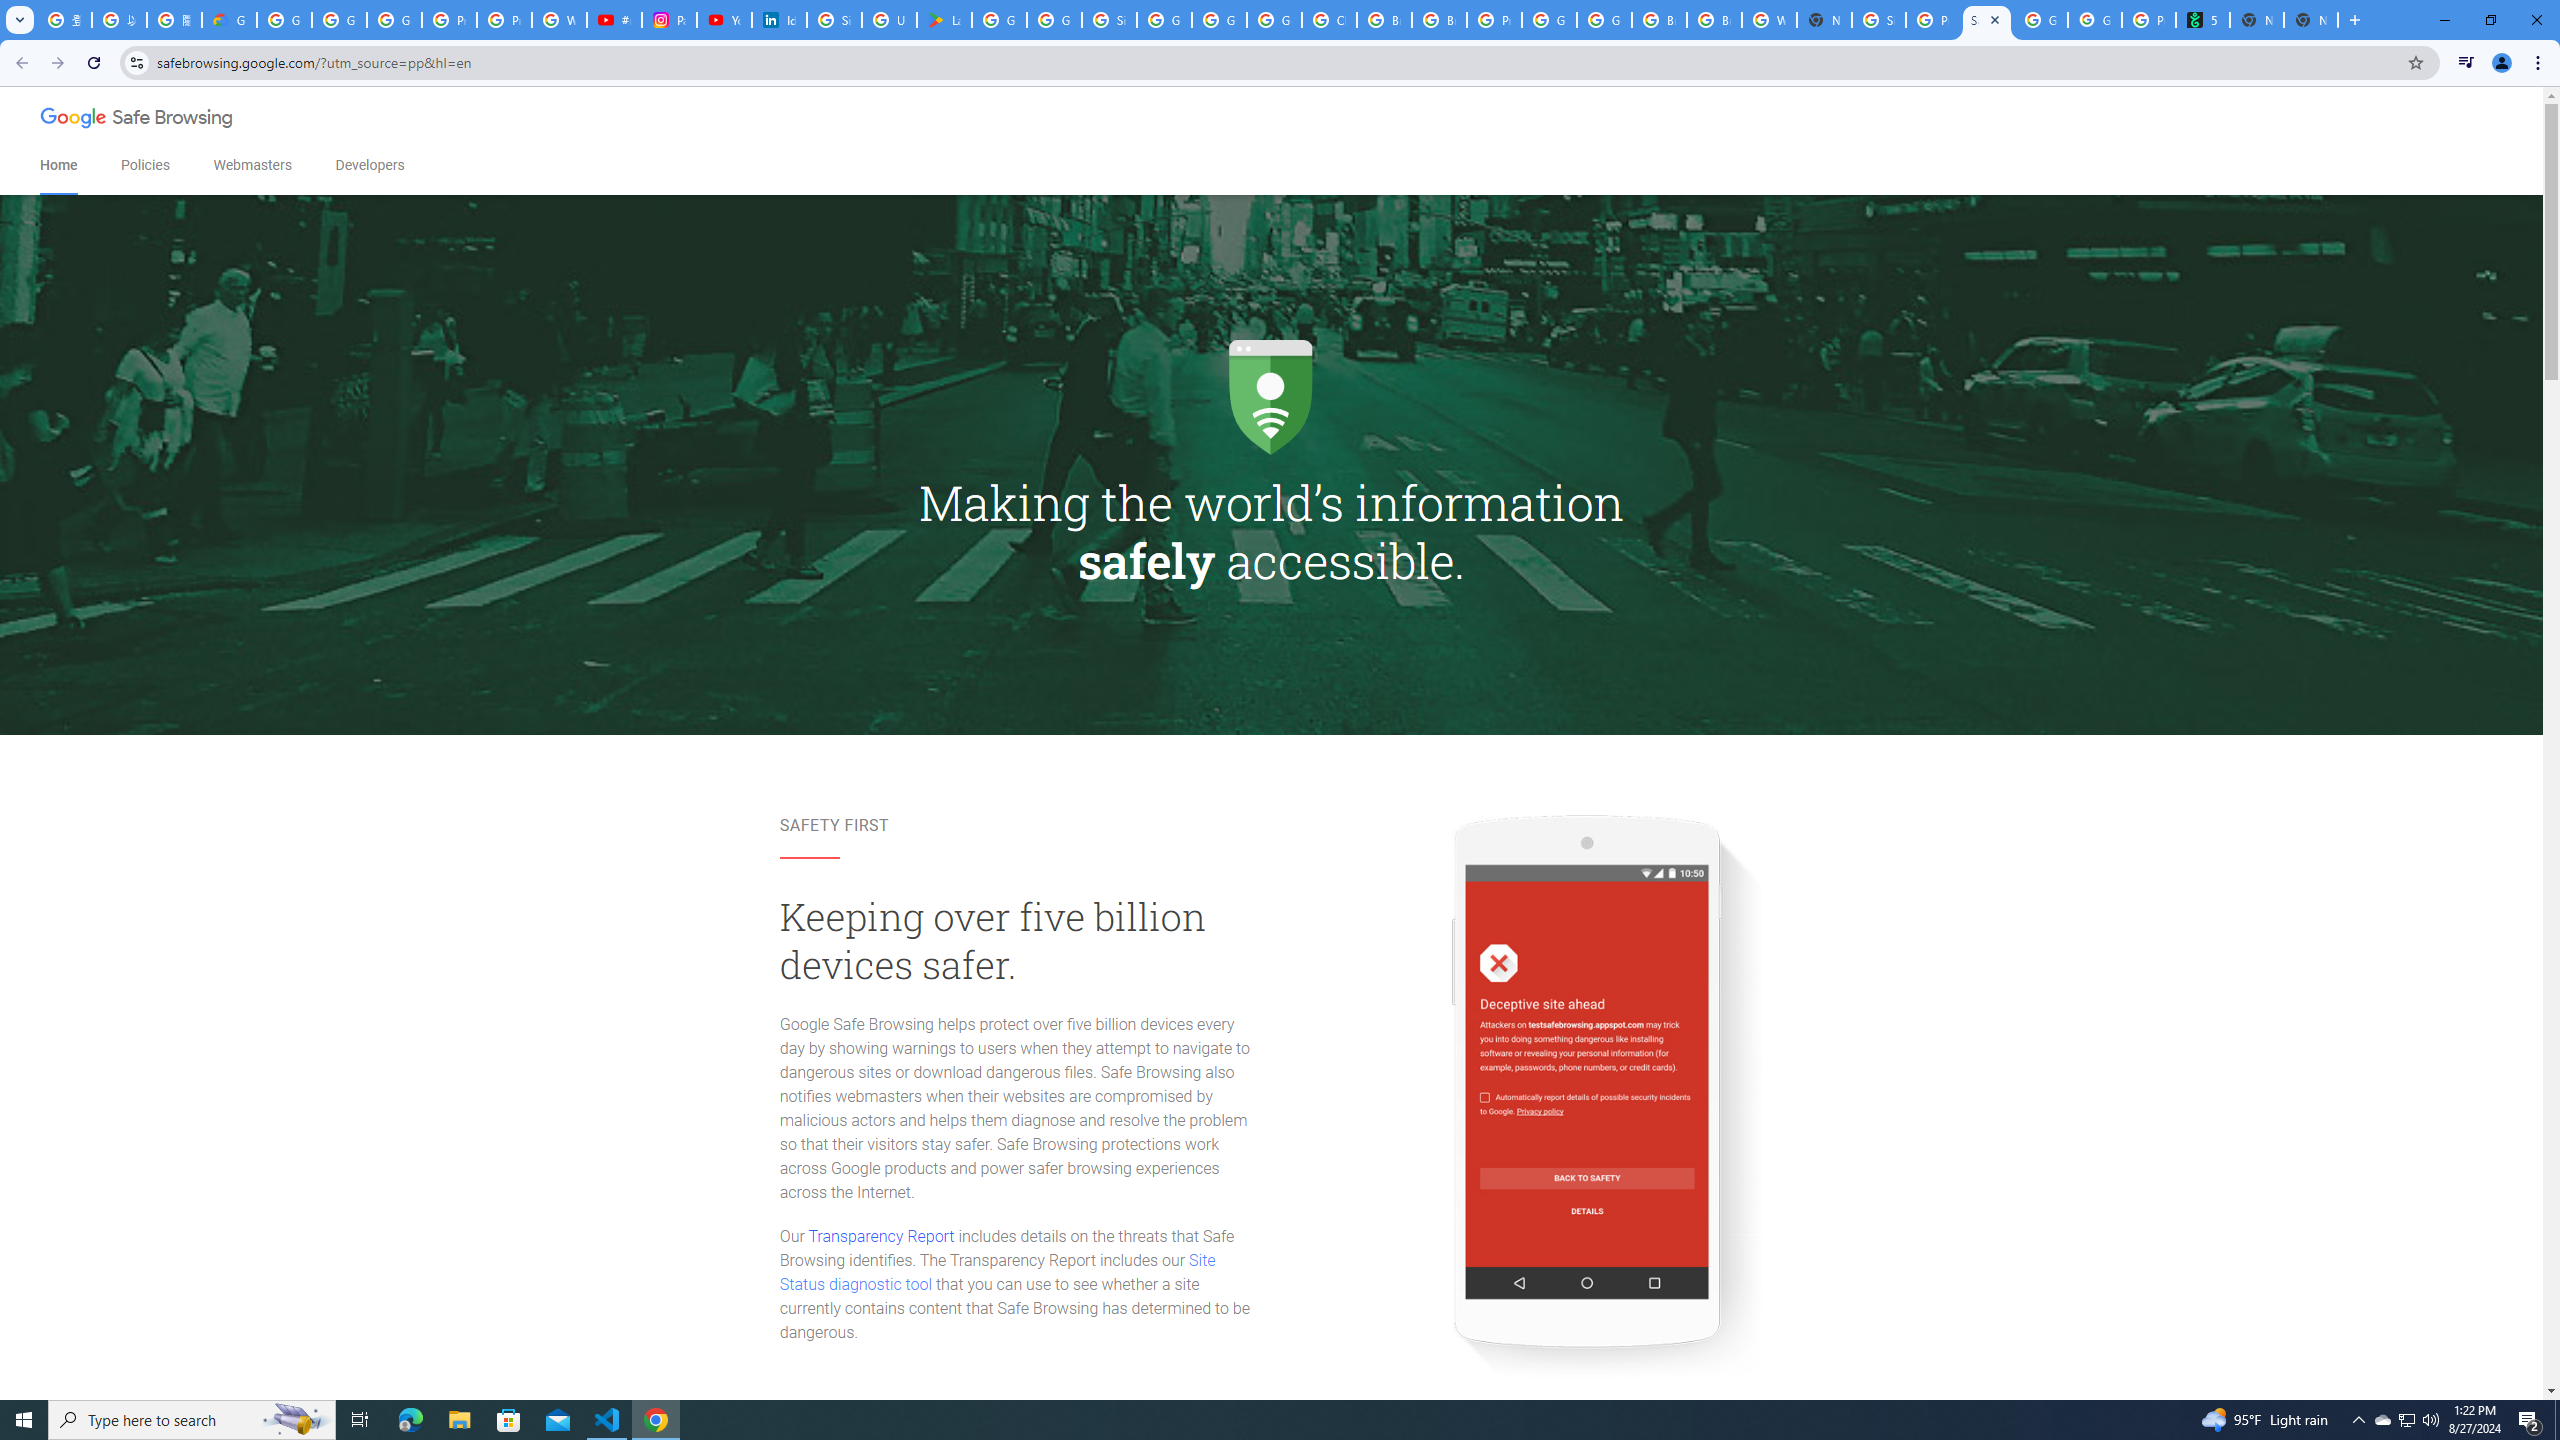 The width and height of the screenshot is (2560, 1440). I want to click on 'Home', so click(57, 165).